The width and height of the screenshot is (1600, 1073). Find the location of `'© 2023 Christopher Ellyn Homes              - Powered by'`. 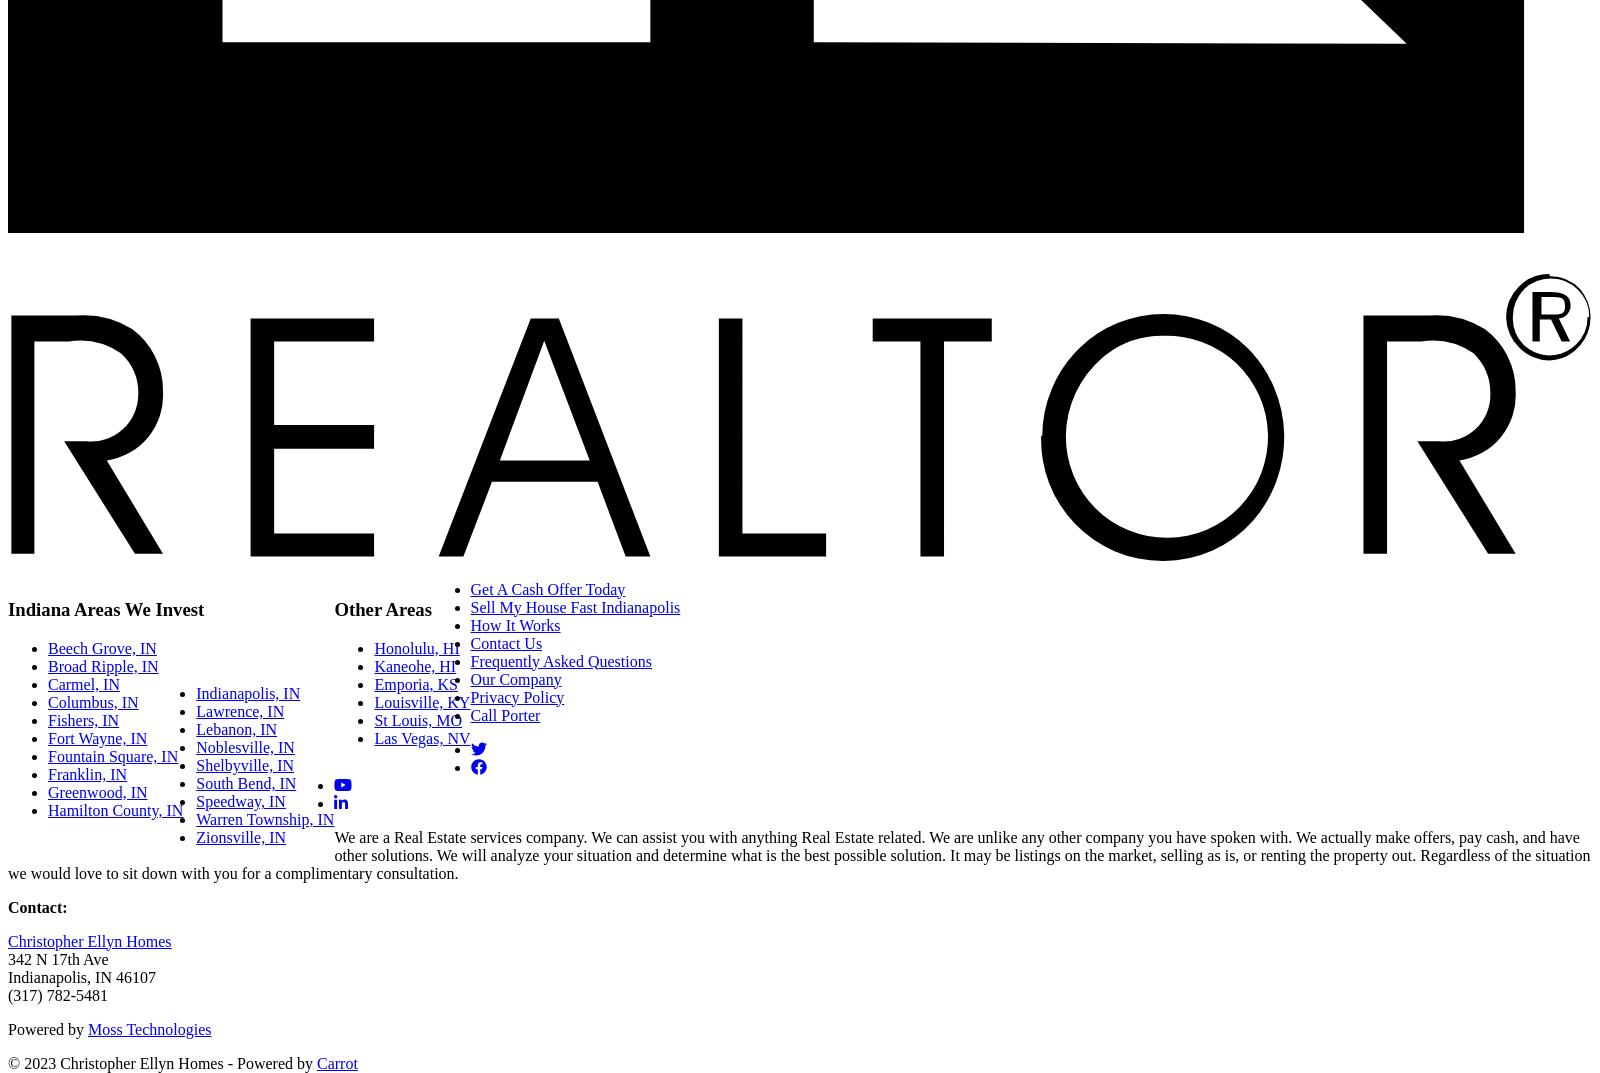

'© 2023 Christopher Ellyn Homes              - Powered by' is located at coordinates (161, 1062).